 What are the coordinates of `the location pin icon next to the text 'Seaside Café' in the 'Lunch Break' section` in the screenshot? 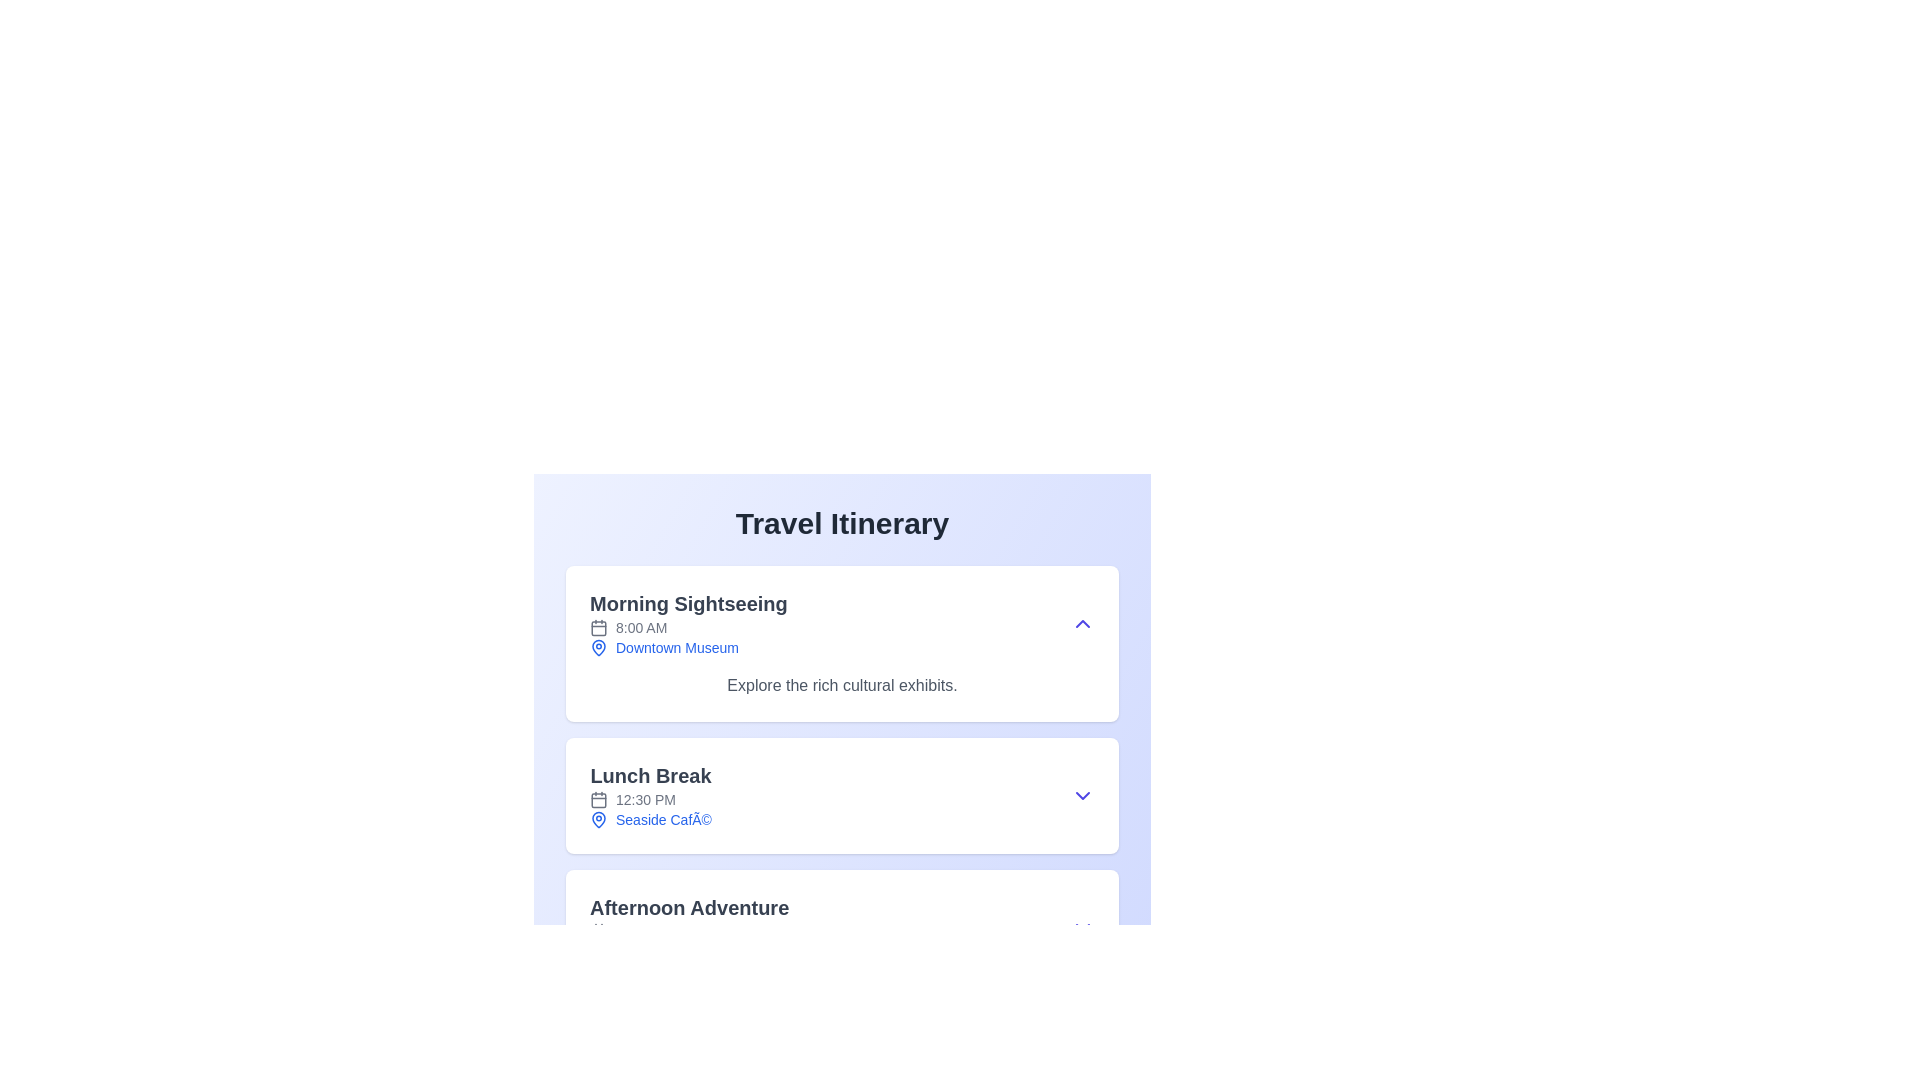 It's located at (598, 820).